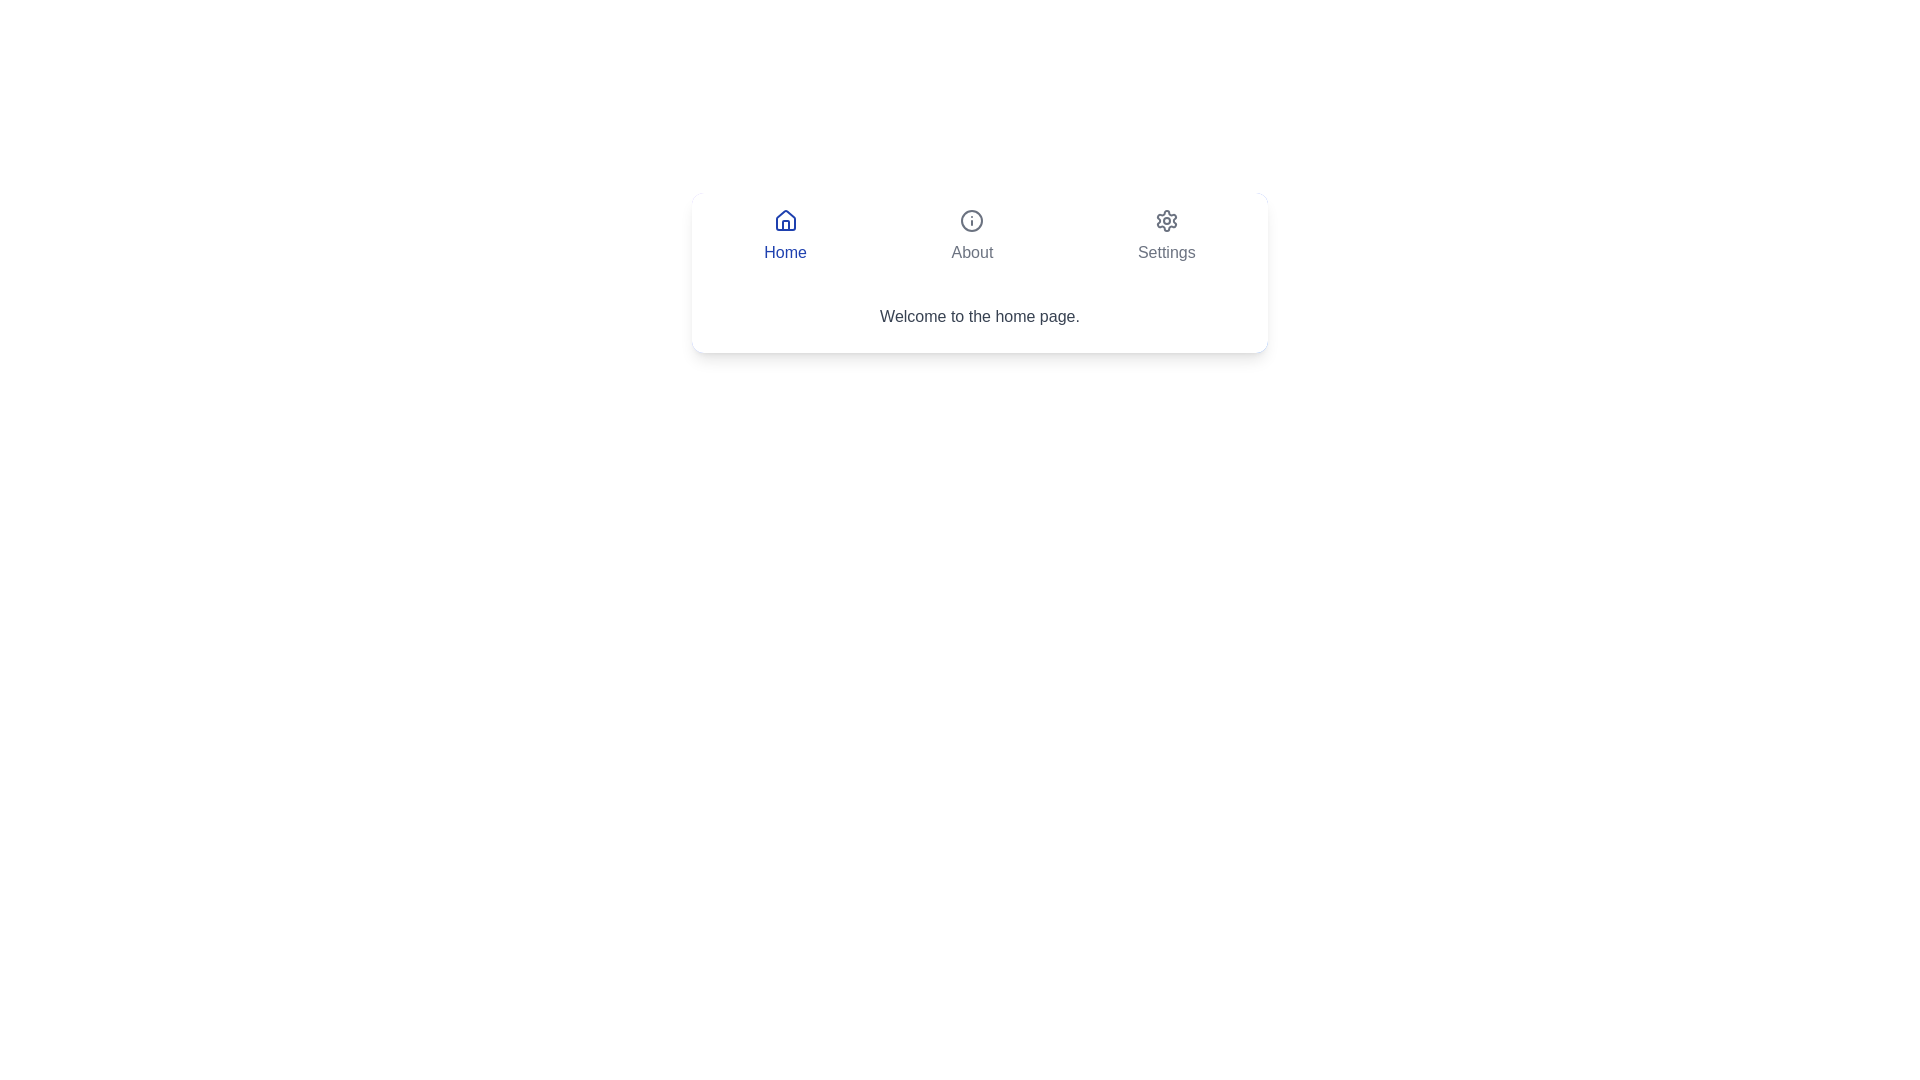 The height and width of the screenshot is (1080, 1920). I want to click on the About tab by clicking its button, so click(972, 235).